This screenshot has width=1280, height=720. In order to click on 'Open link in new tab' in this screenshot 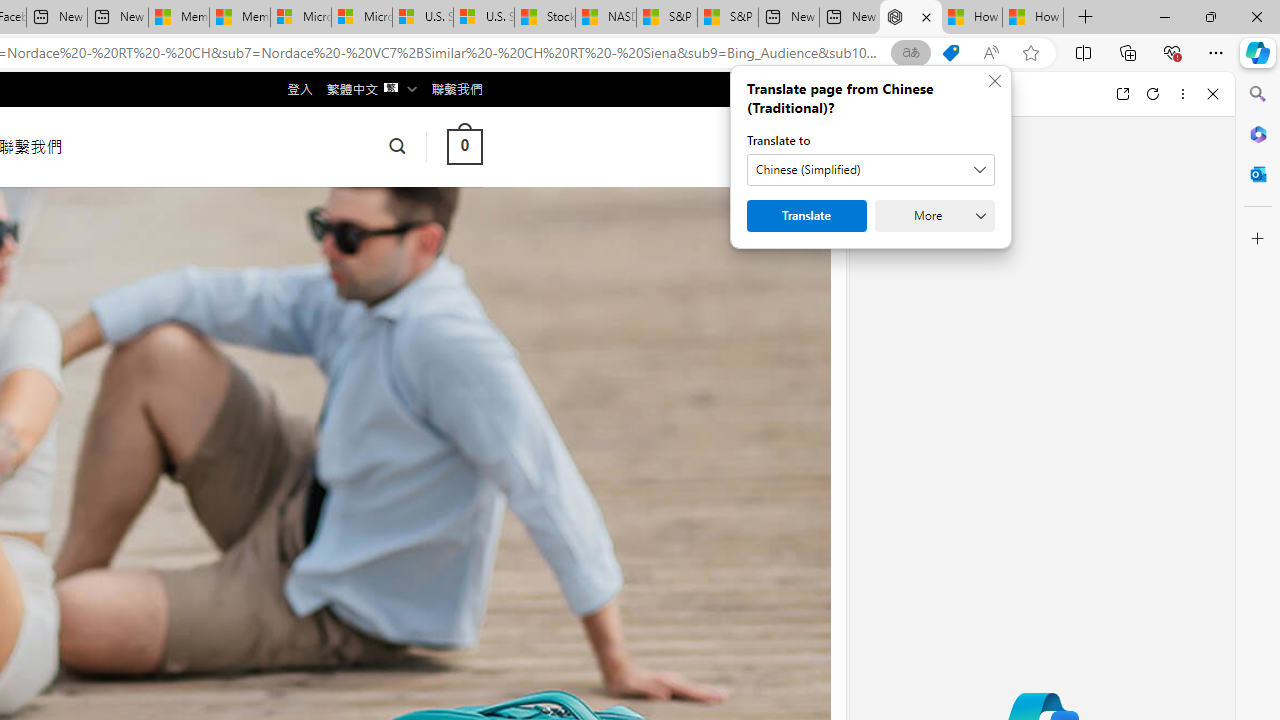, I will do `click(1122, 93)`.